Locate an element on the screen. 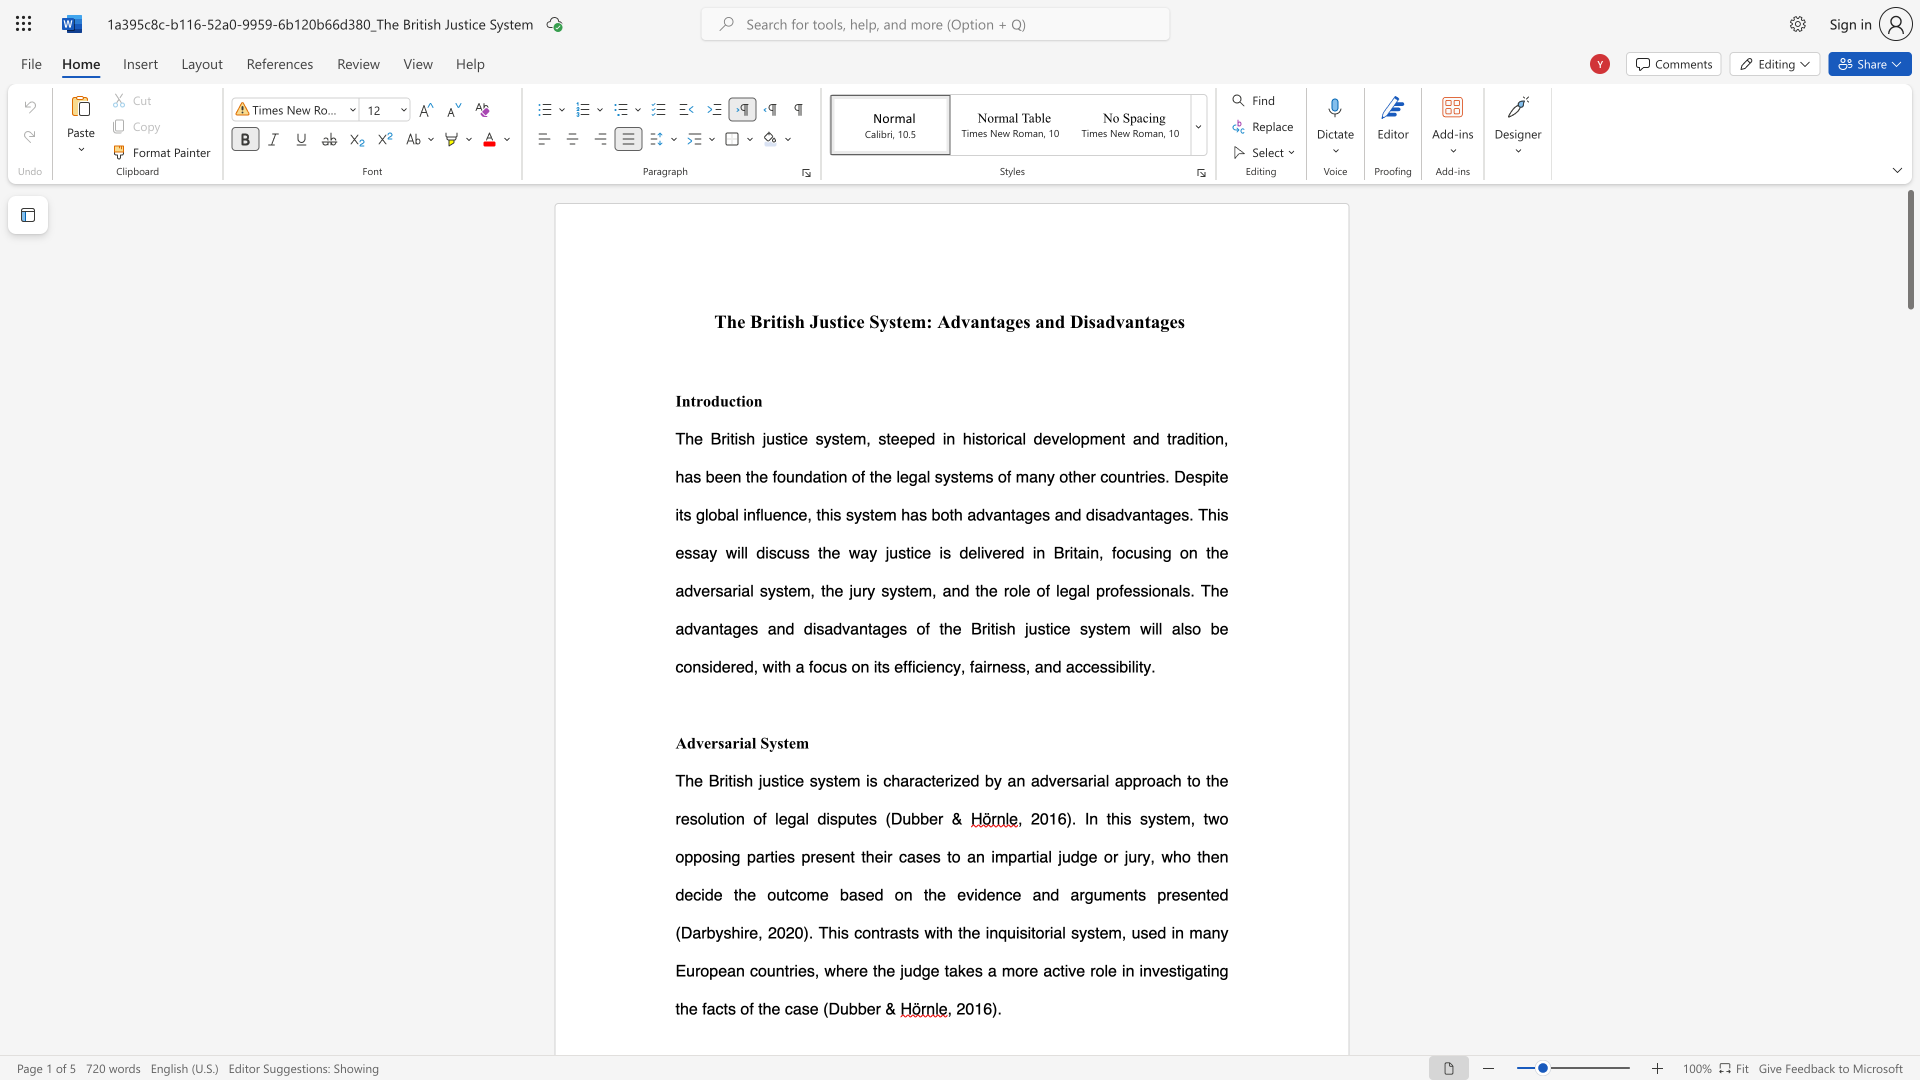 Image resolution: width=1920 pixels, height=1080 pixels. the 1th character "&" in the text is located at coordinates (889, 1008).